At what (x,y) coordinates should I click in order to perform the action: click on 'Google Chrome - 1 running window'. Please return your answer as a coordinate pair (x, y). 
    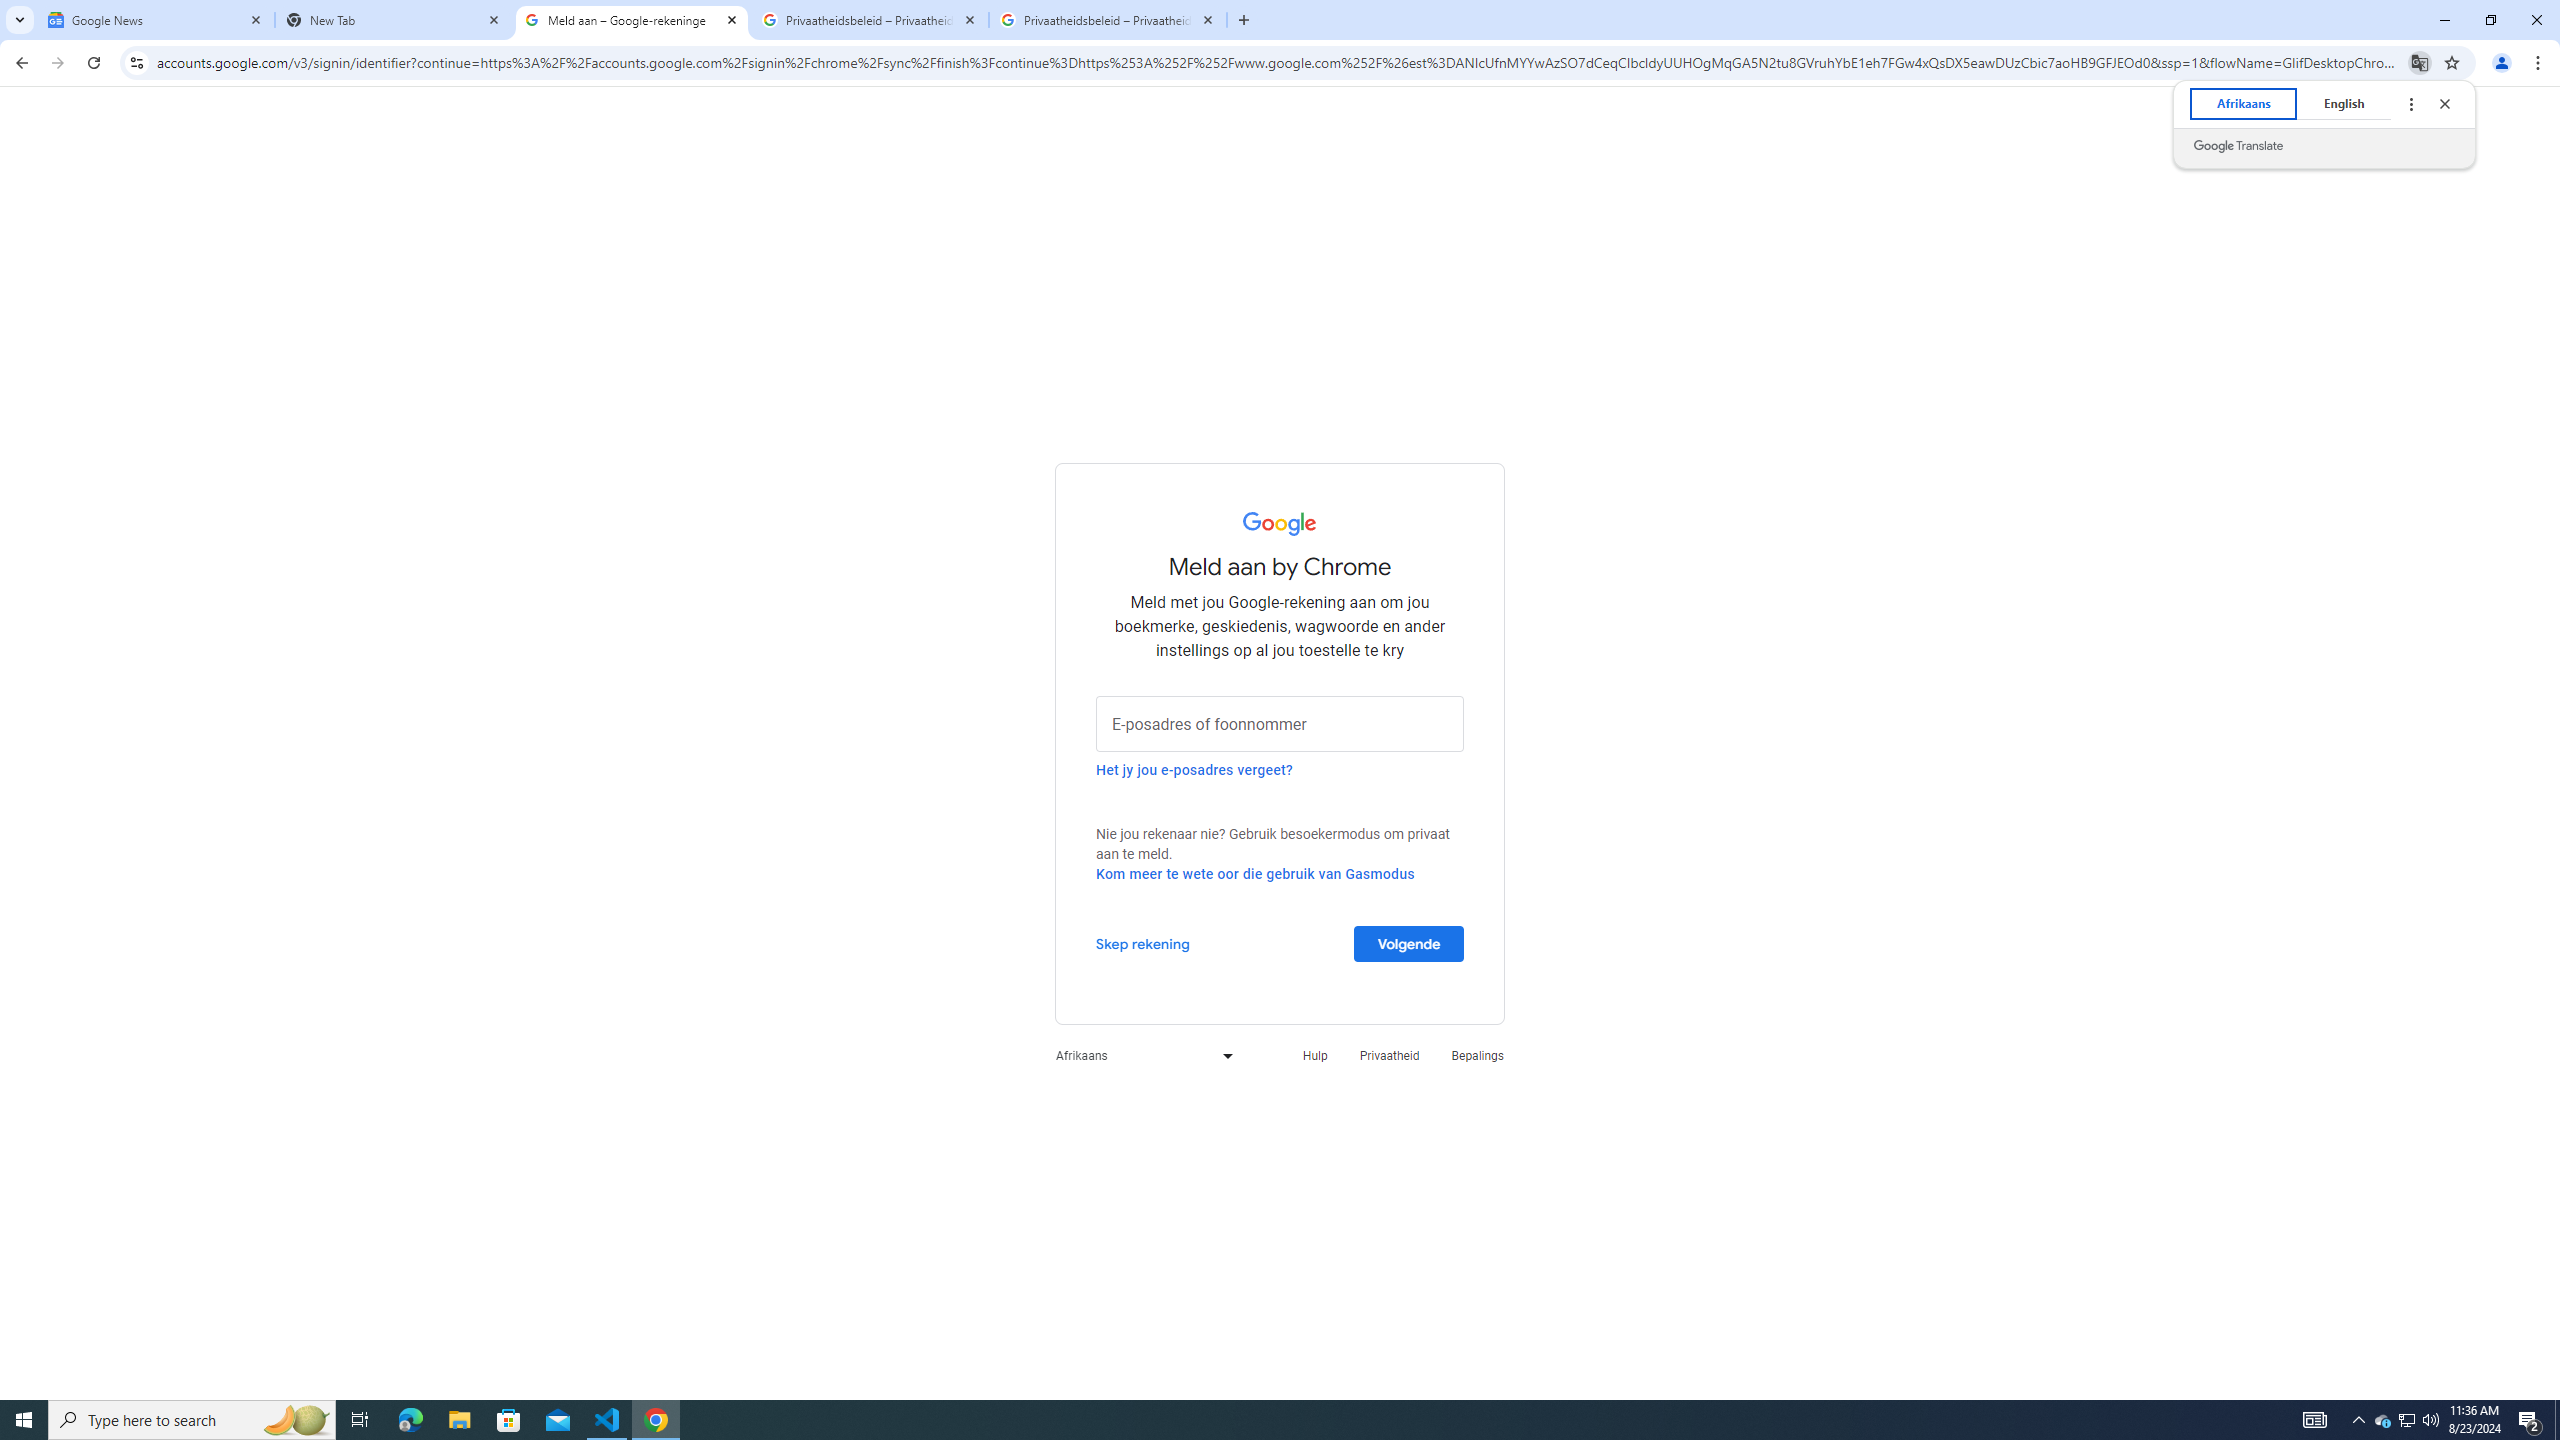
    Looking at the image, I should click on (656, 1418).